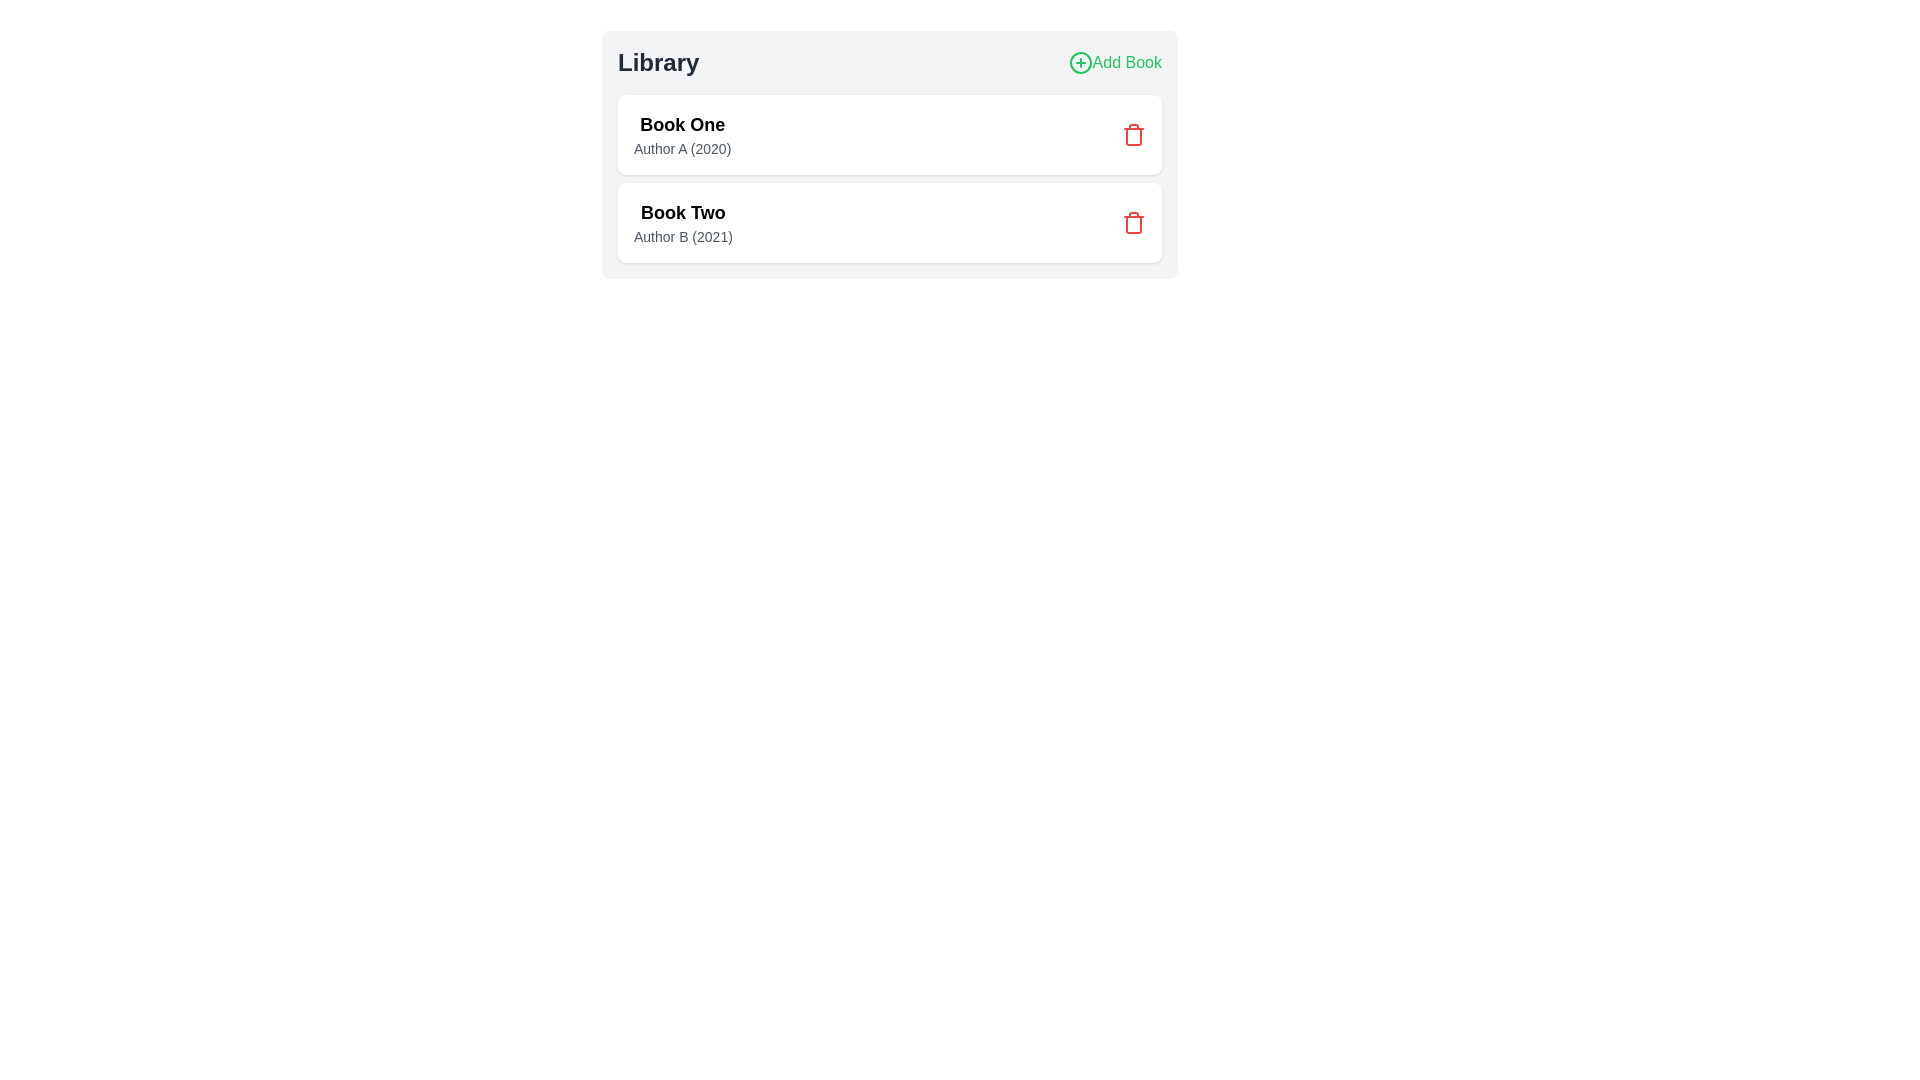 The image size is (1920, 1080). Describe the element at coordinates (1133, 223) in the screenshot. I see `the delete button located on the far right of the row labeled 'Book Two Author B (2021)'` at that location.